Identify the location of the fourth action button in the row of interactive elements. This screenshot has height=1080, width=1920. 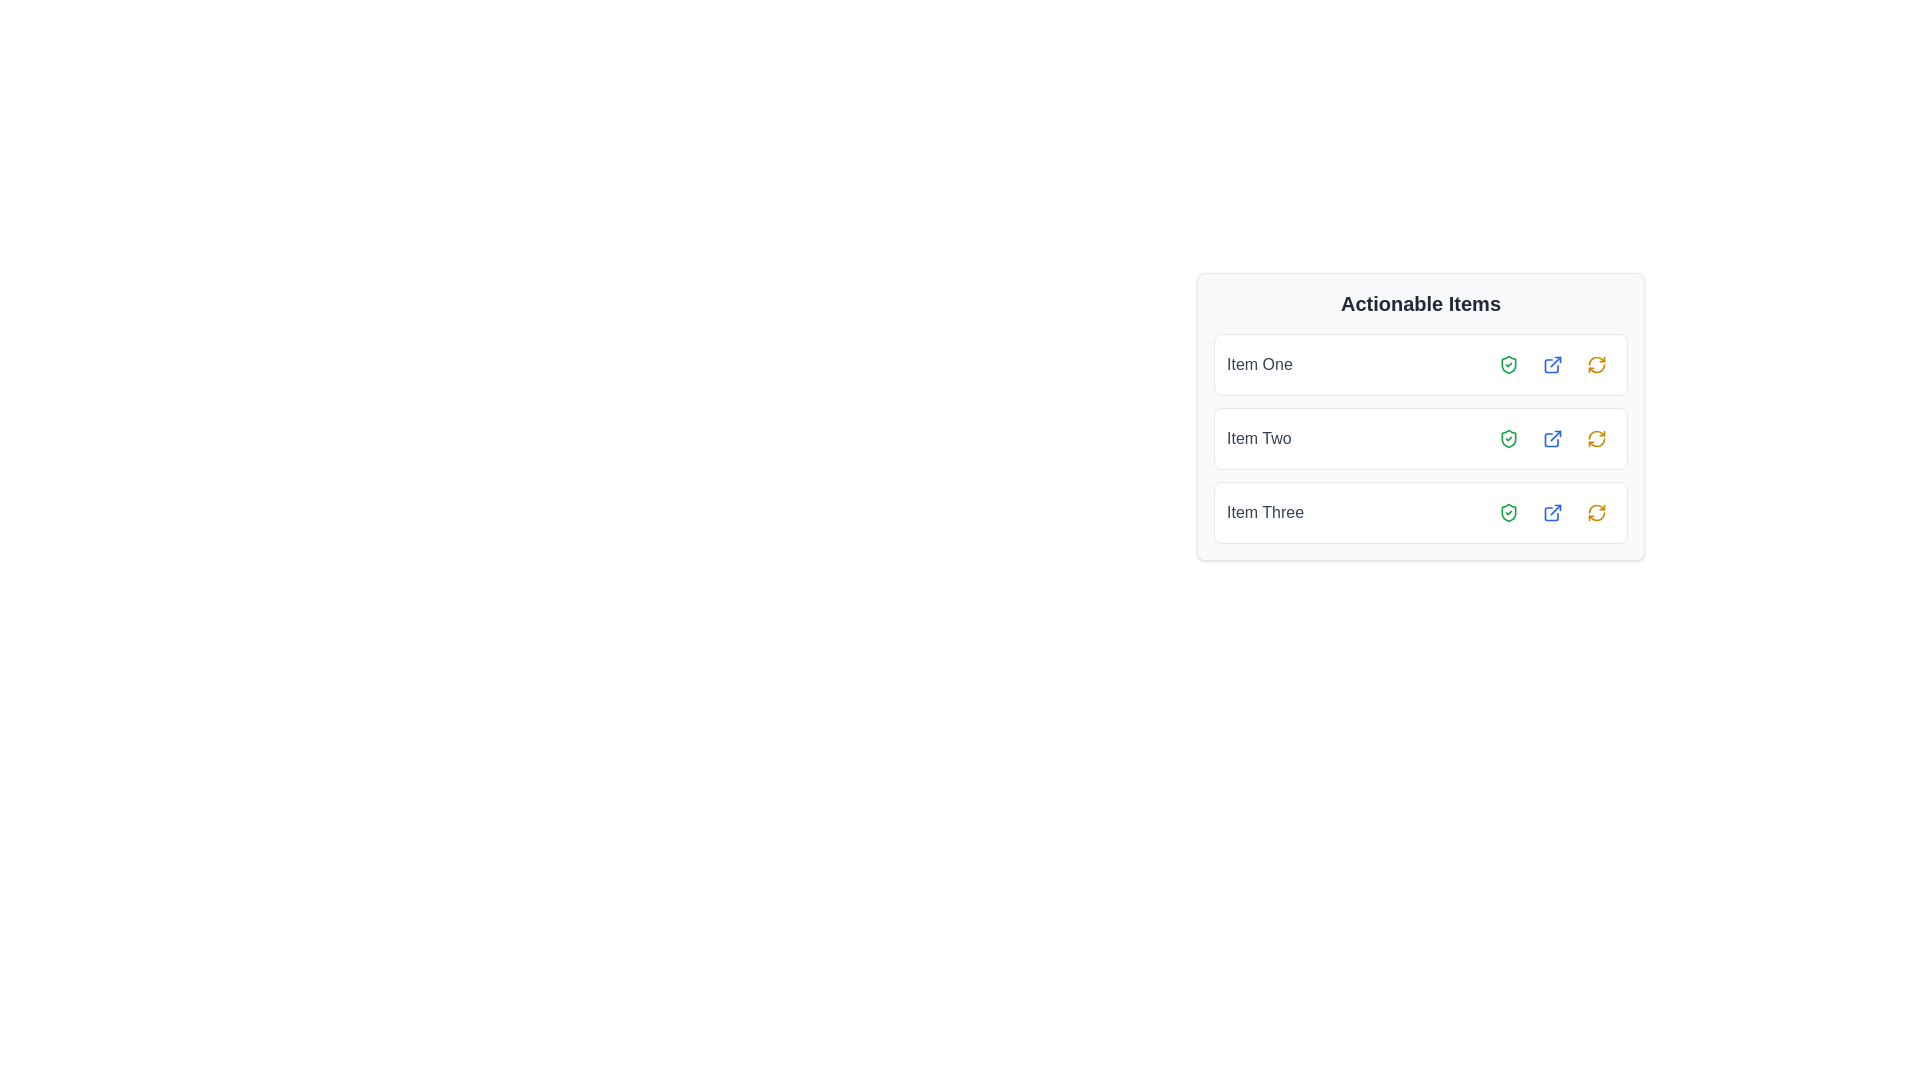
(1596, 438).